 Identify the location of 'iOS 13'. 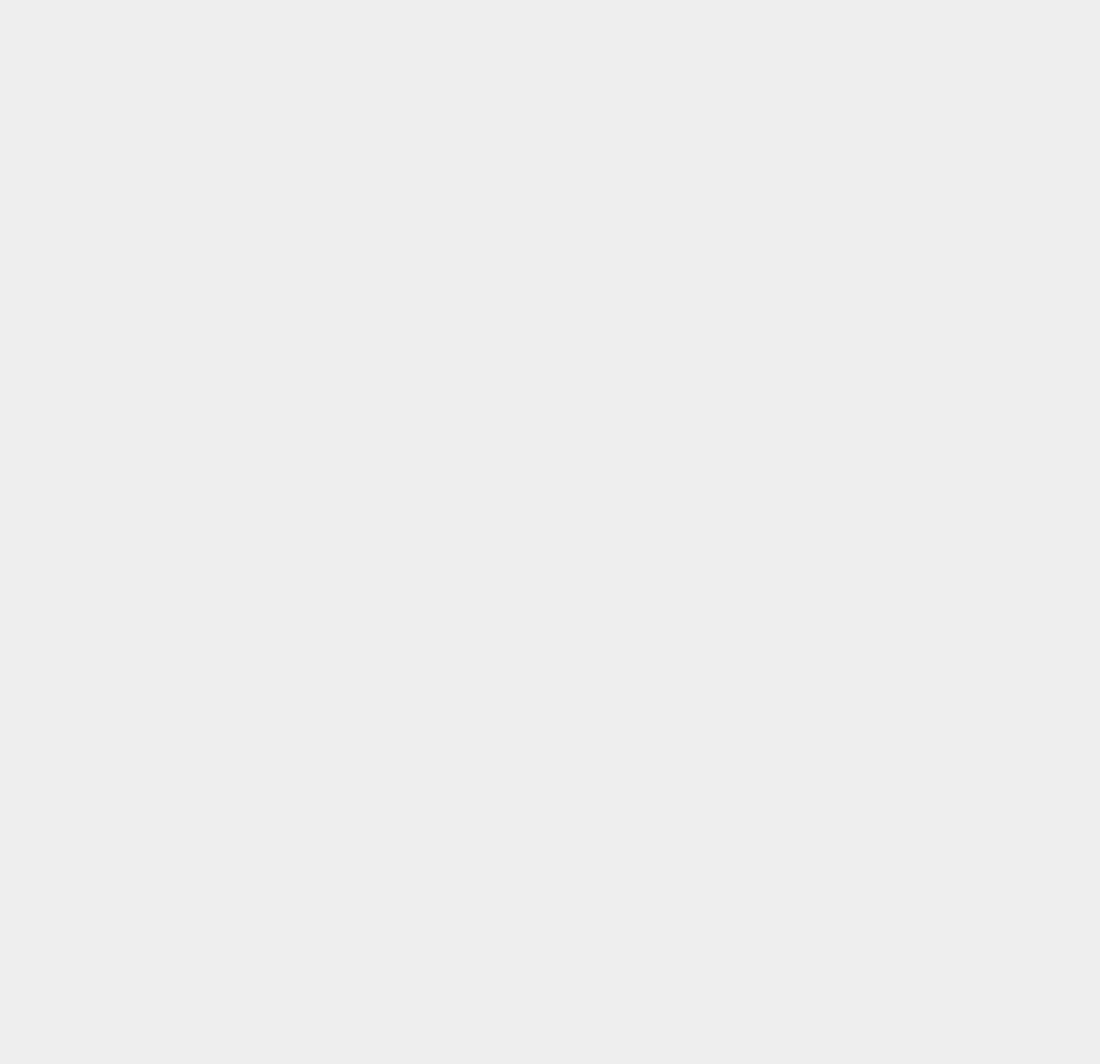
(798, 188).